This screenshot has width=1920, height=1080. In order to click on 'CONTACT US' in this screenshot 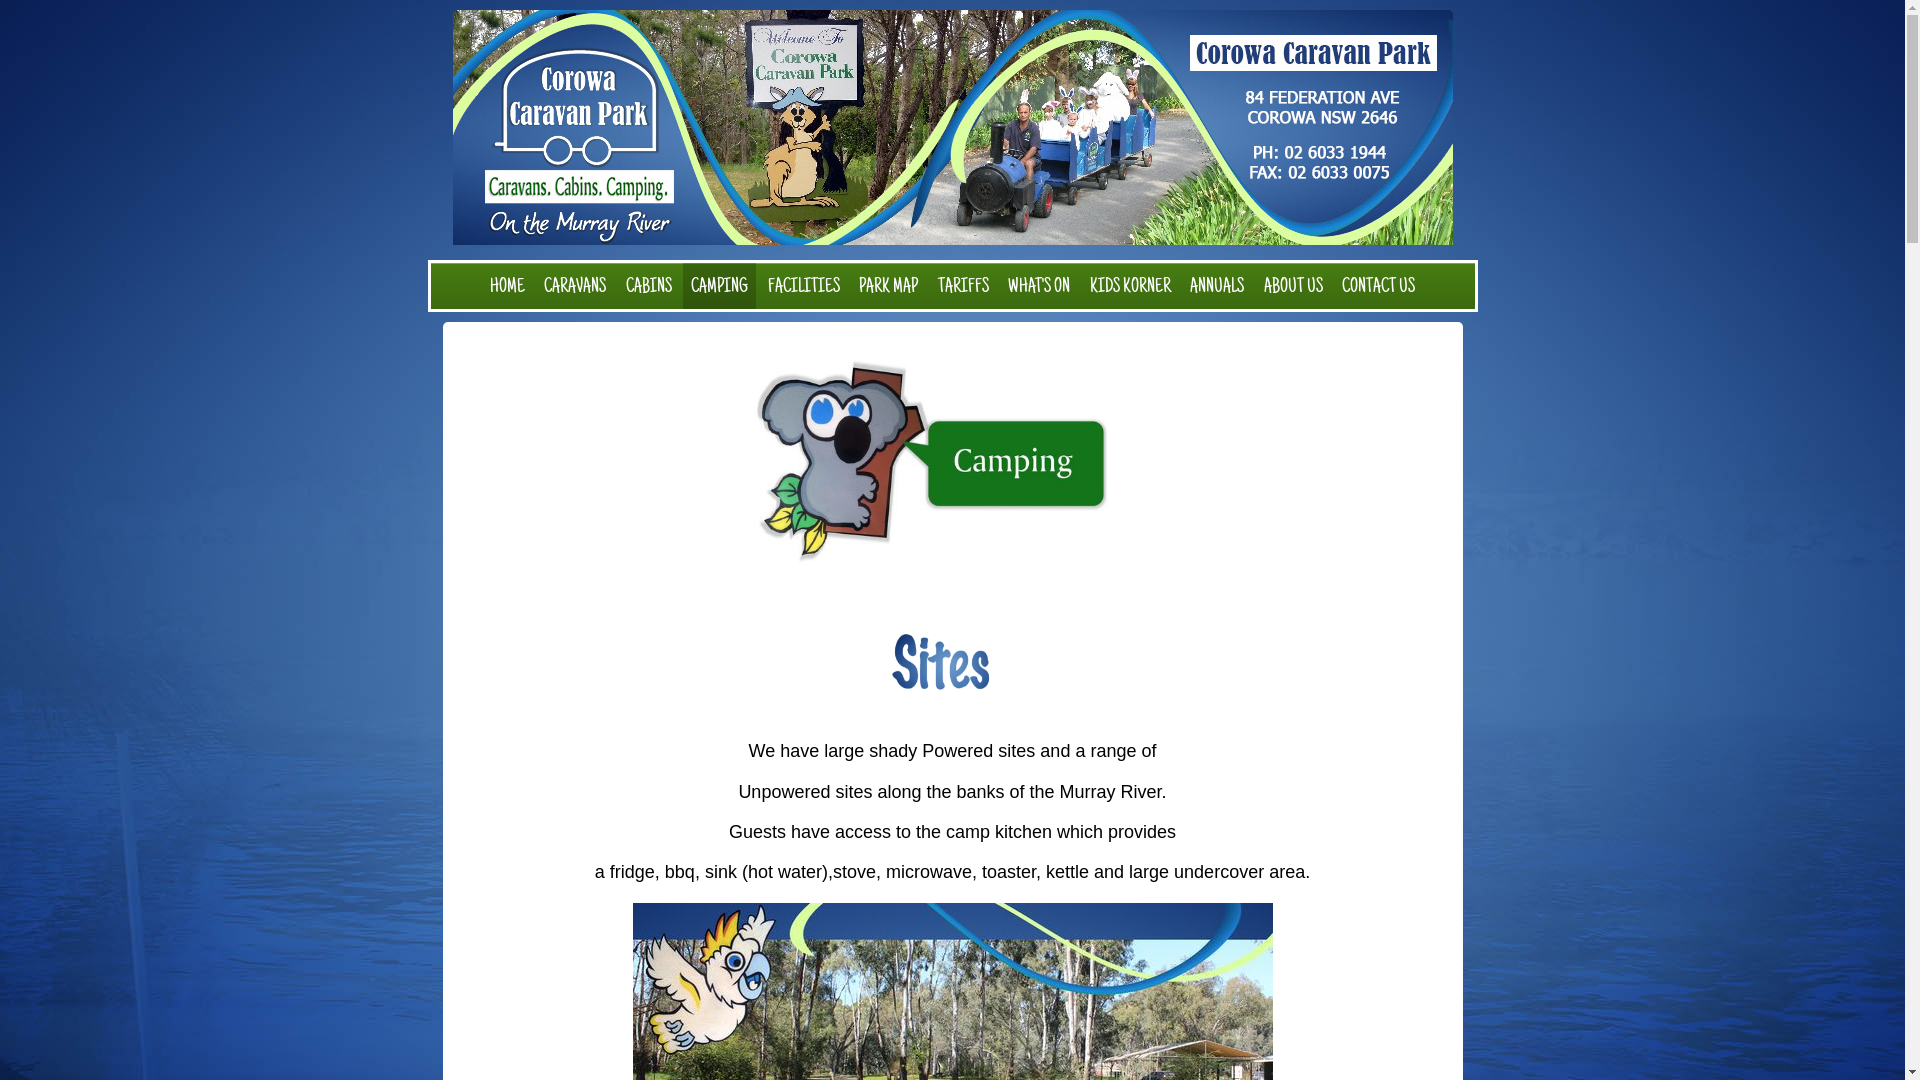, I will do `click(1377, 286)`.